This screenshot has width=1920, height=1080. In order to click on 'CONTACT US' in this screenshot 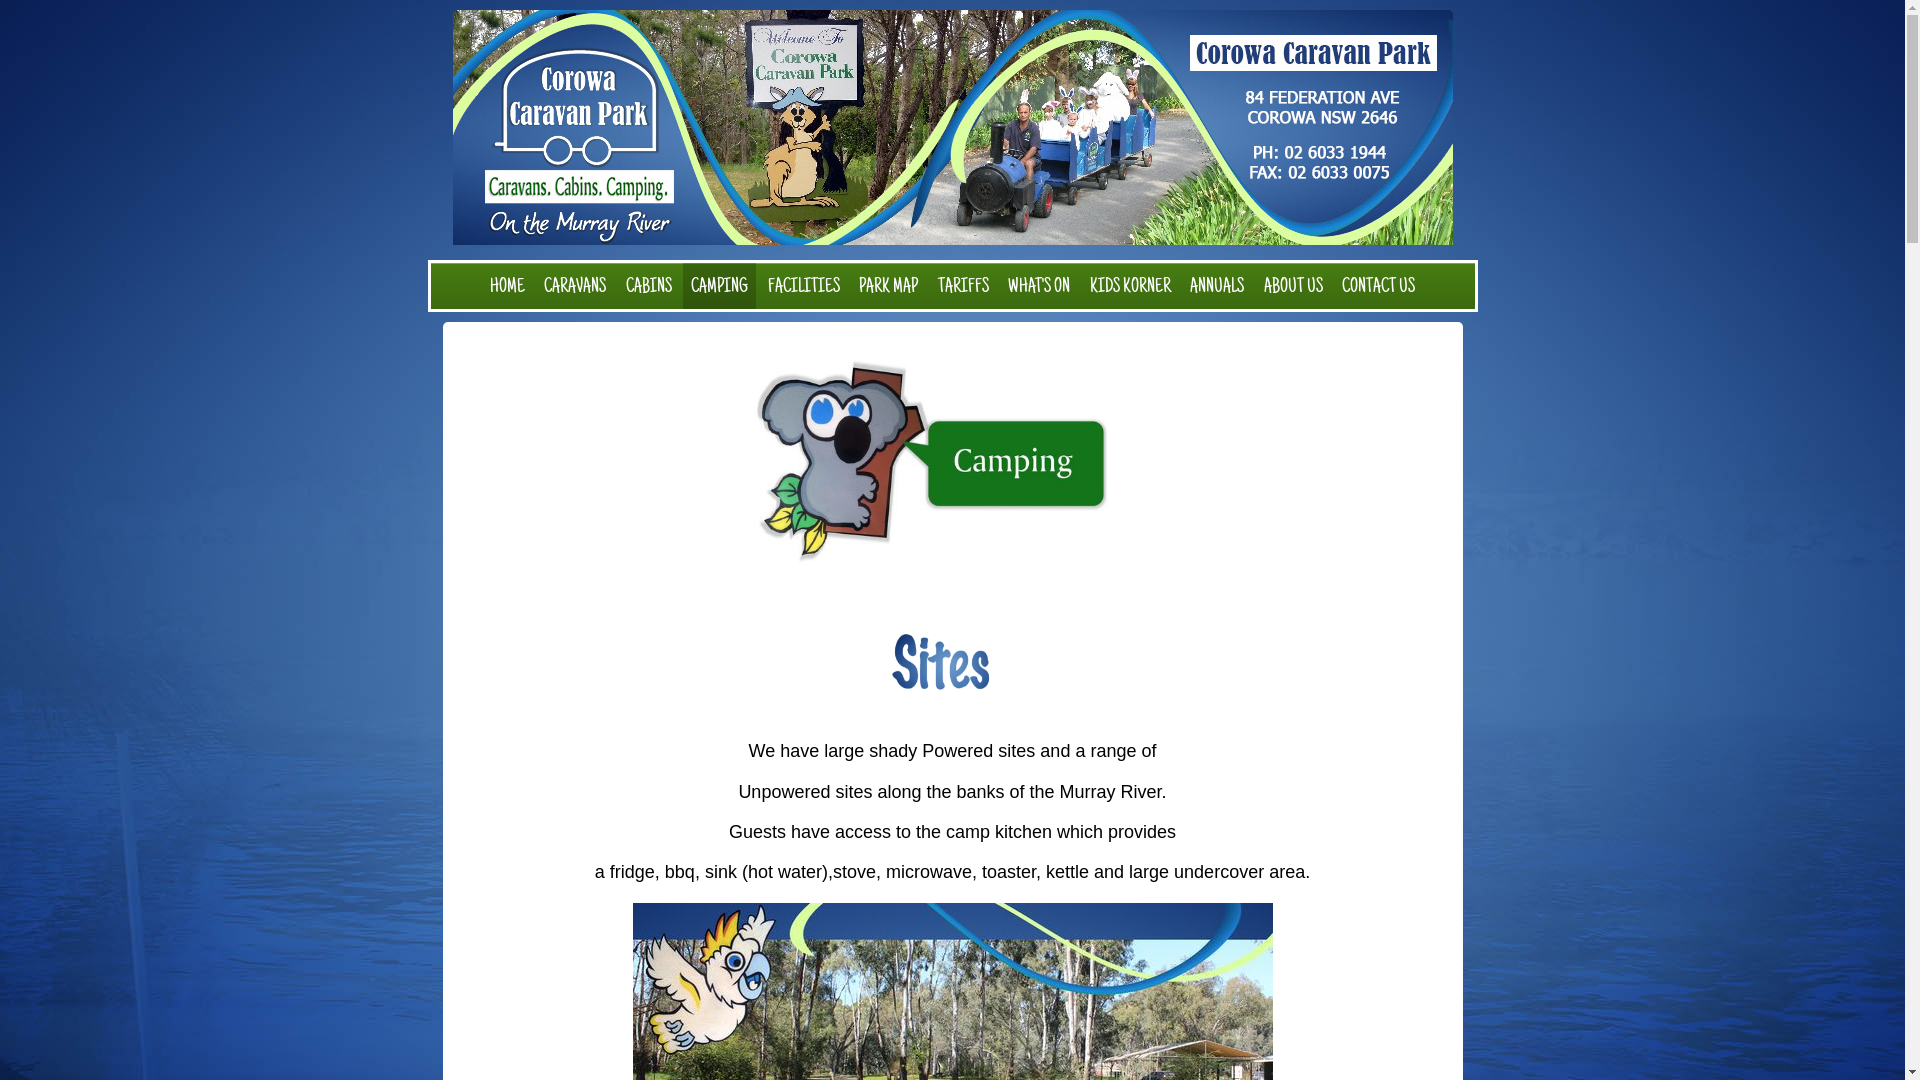, I will do `click(1377, 286)`.